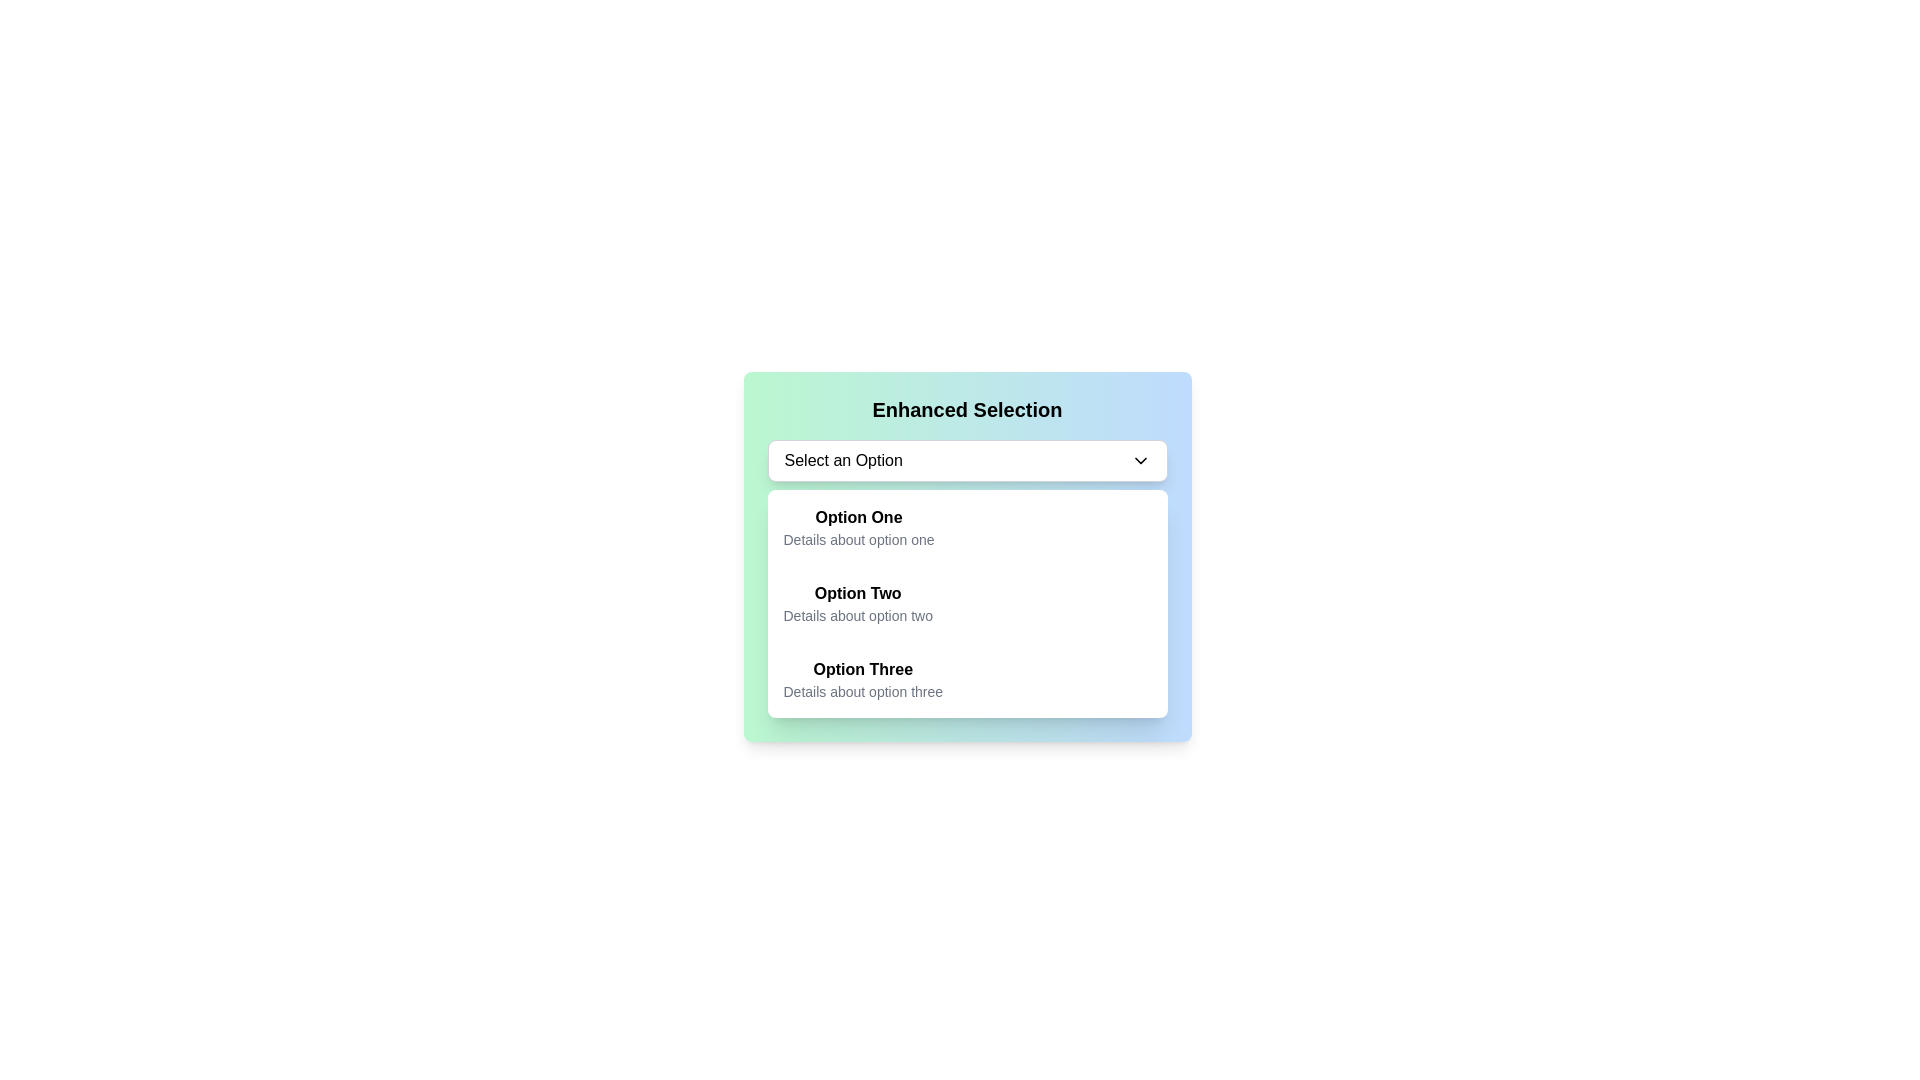 This screenshot has height=1080, width=1920. What do you see at coordinates (859, 527) in the screenshot?
I see `the first listed option labeled 'Option One' in the dropdown menu of the 'Enhanced Selection' interface` at bounding box center [859, 527].